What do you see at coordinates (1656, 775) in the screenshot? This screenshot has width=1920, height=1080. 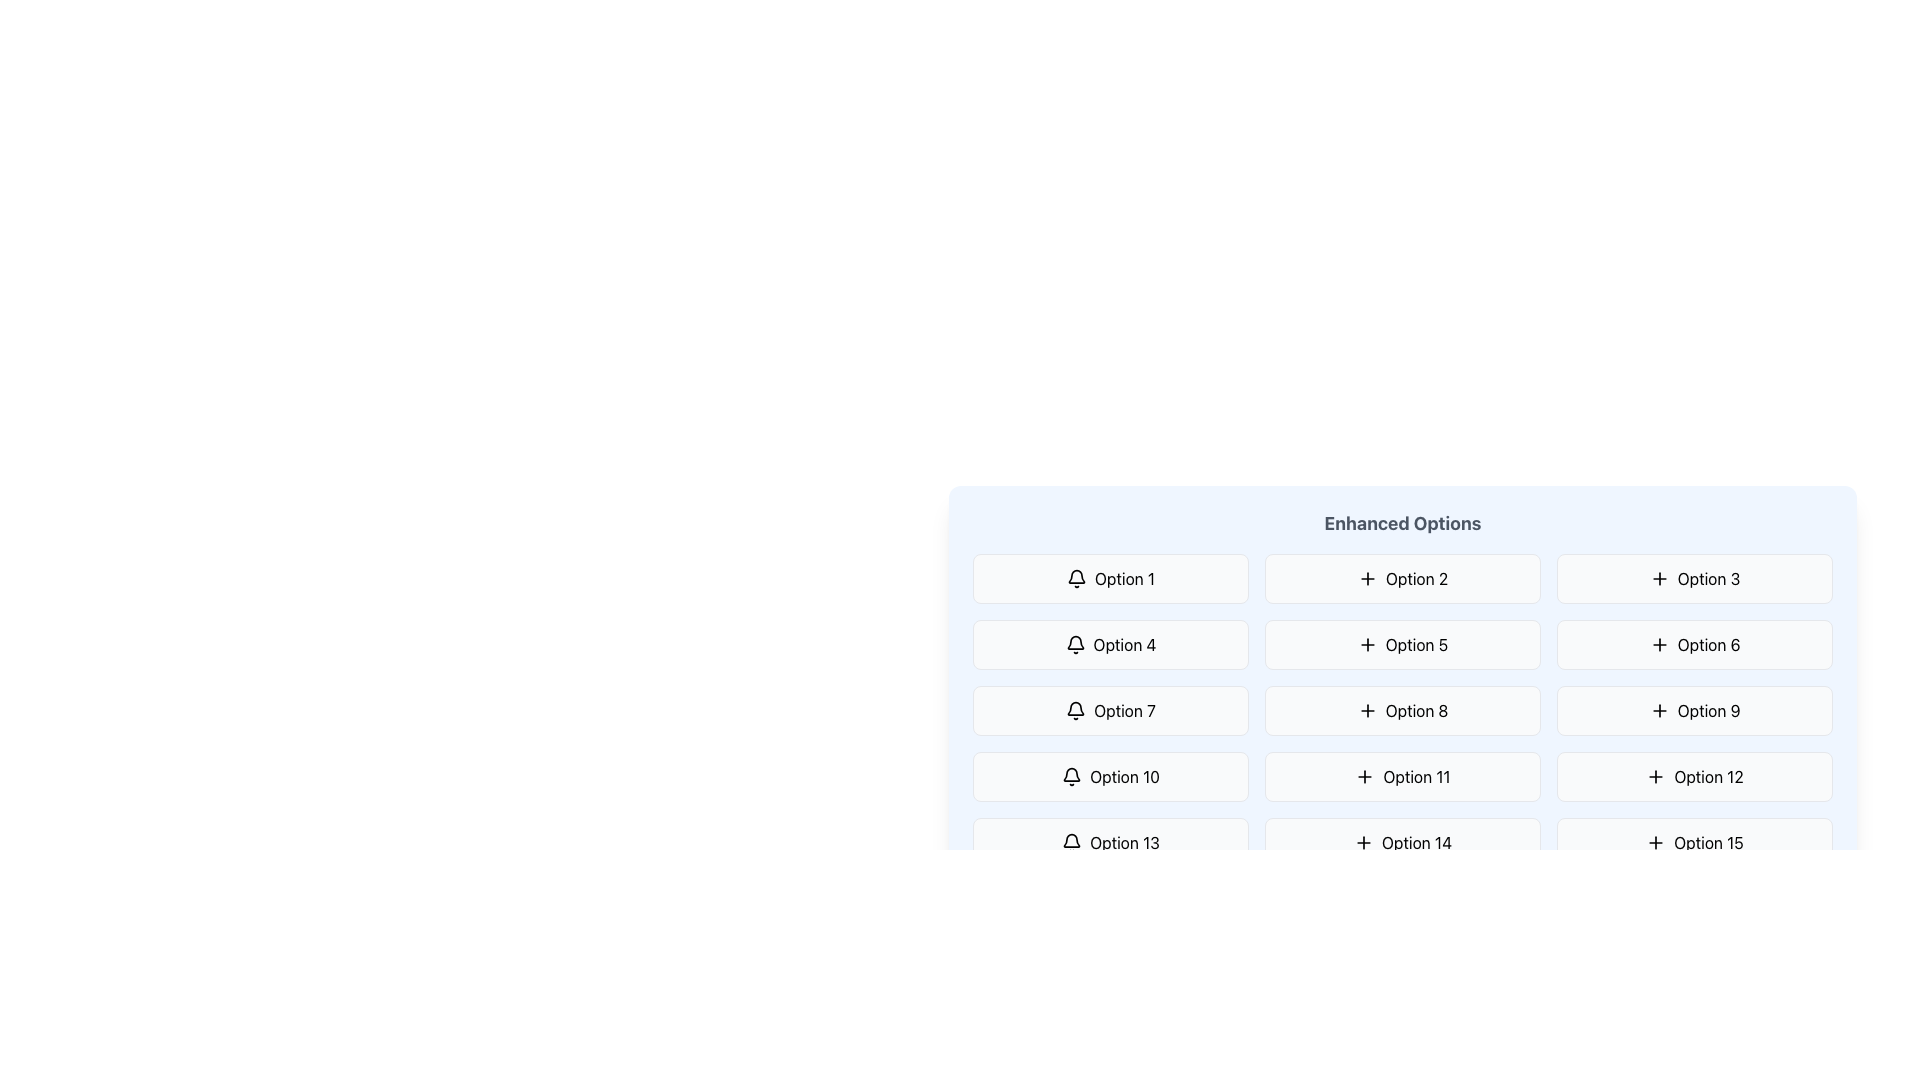 I see `the add icon within the 'Option 12' button located` at bounding box center [1656, 775].